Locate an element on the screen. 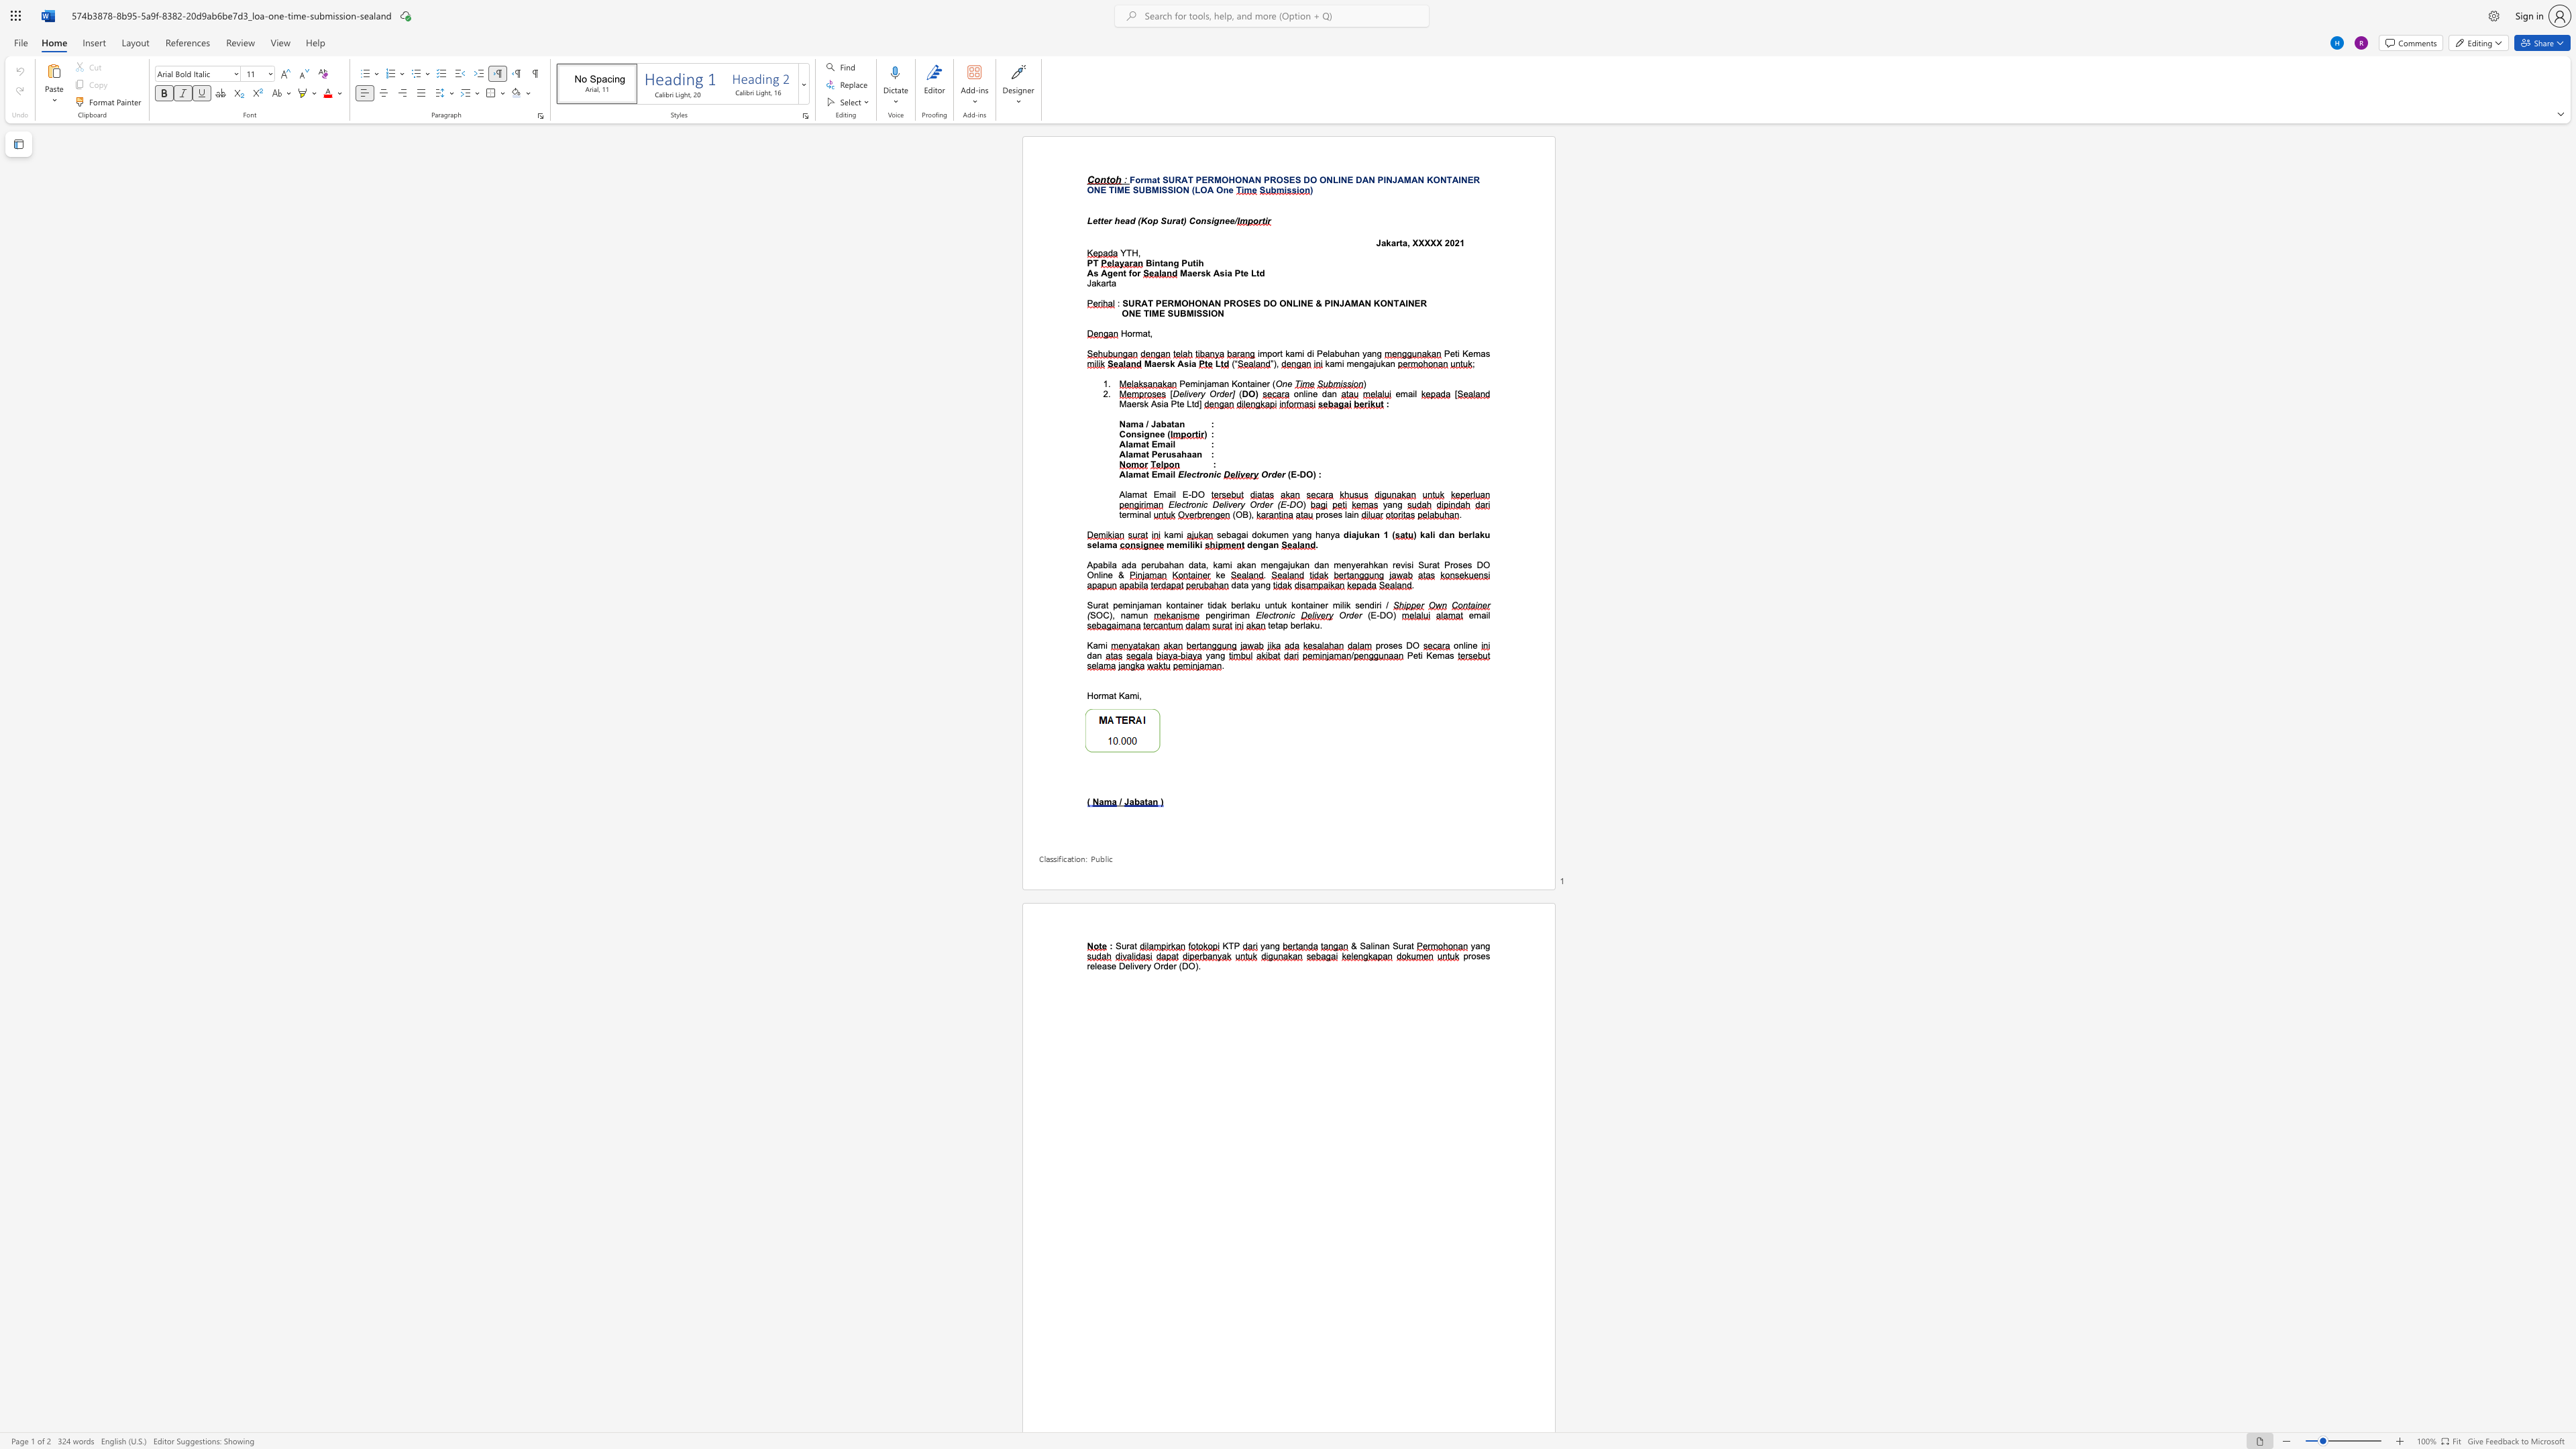 The width and height of the screenshot is (2576, 1449). the subset text "AN PROSES DO ONLINE DAN P" within the text "SURAT PERMOHONAN PROSES DO ONLINE DAN PINJAMAN KONTAINER" is located at coordinates (1246, 180).